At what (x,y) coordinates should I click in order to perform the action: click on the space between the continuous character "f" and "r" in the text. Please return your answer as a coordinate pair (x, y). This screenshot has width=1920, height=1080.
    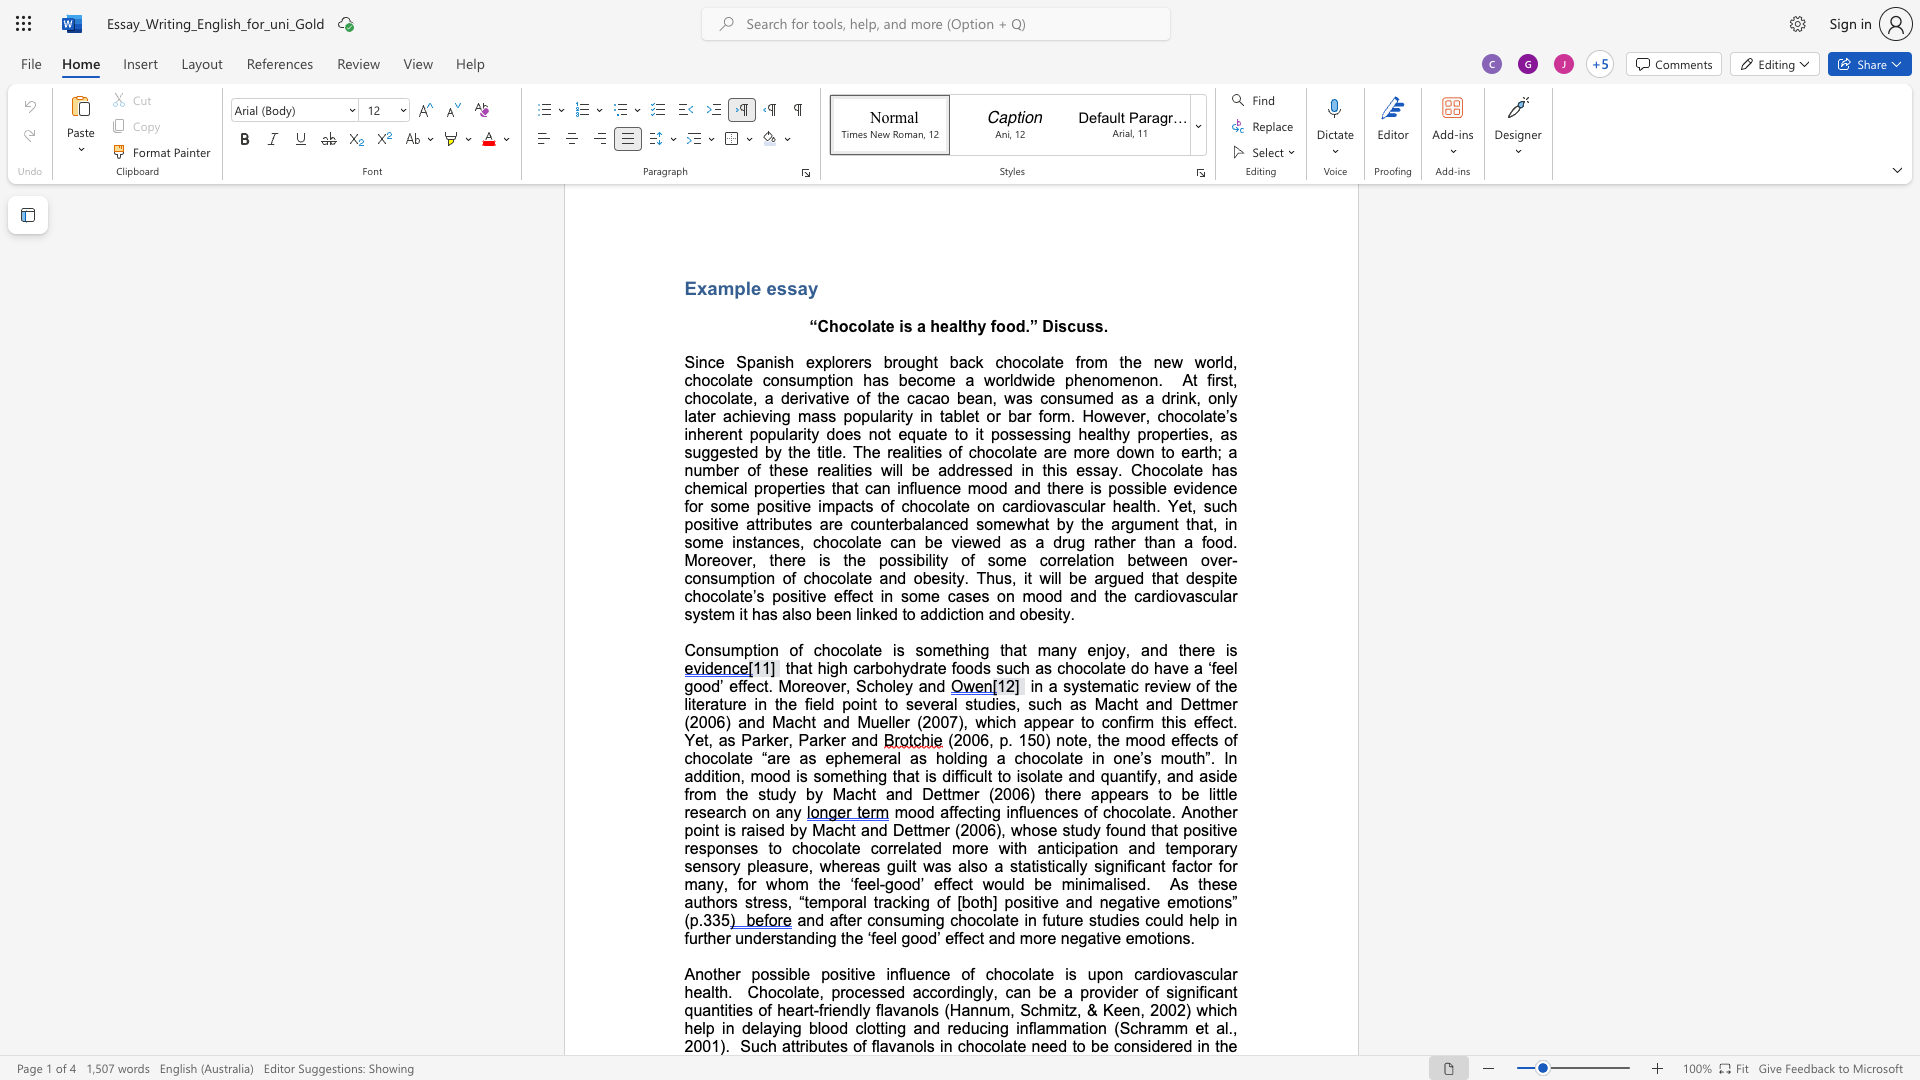
    Looking at the image, I should click on (823, 1010).